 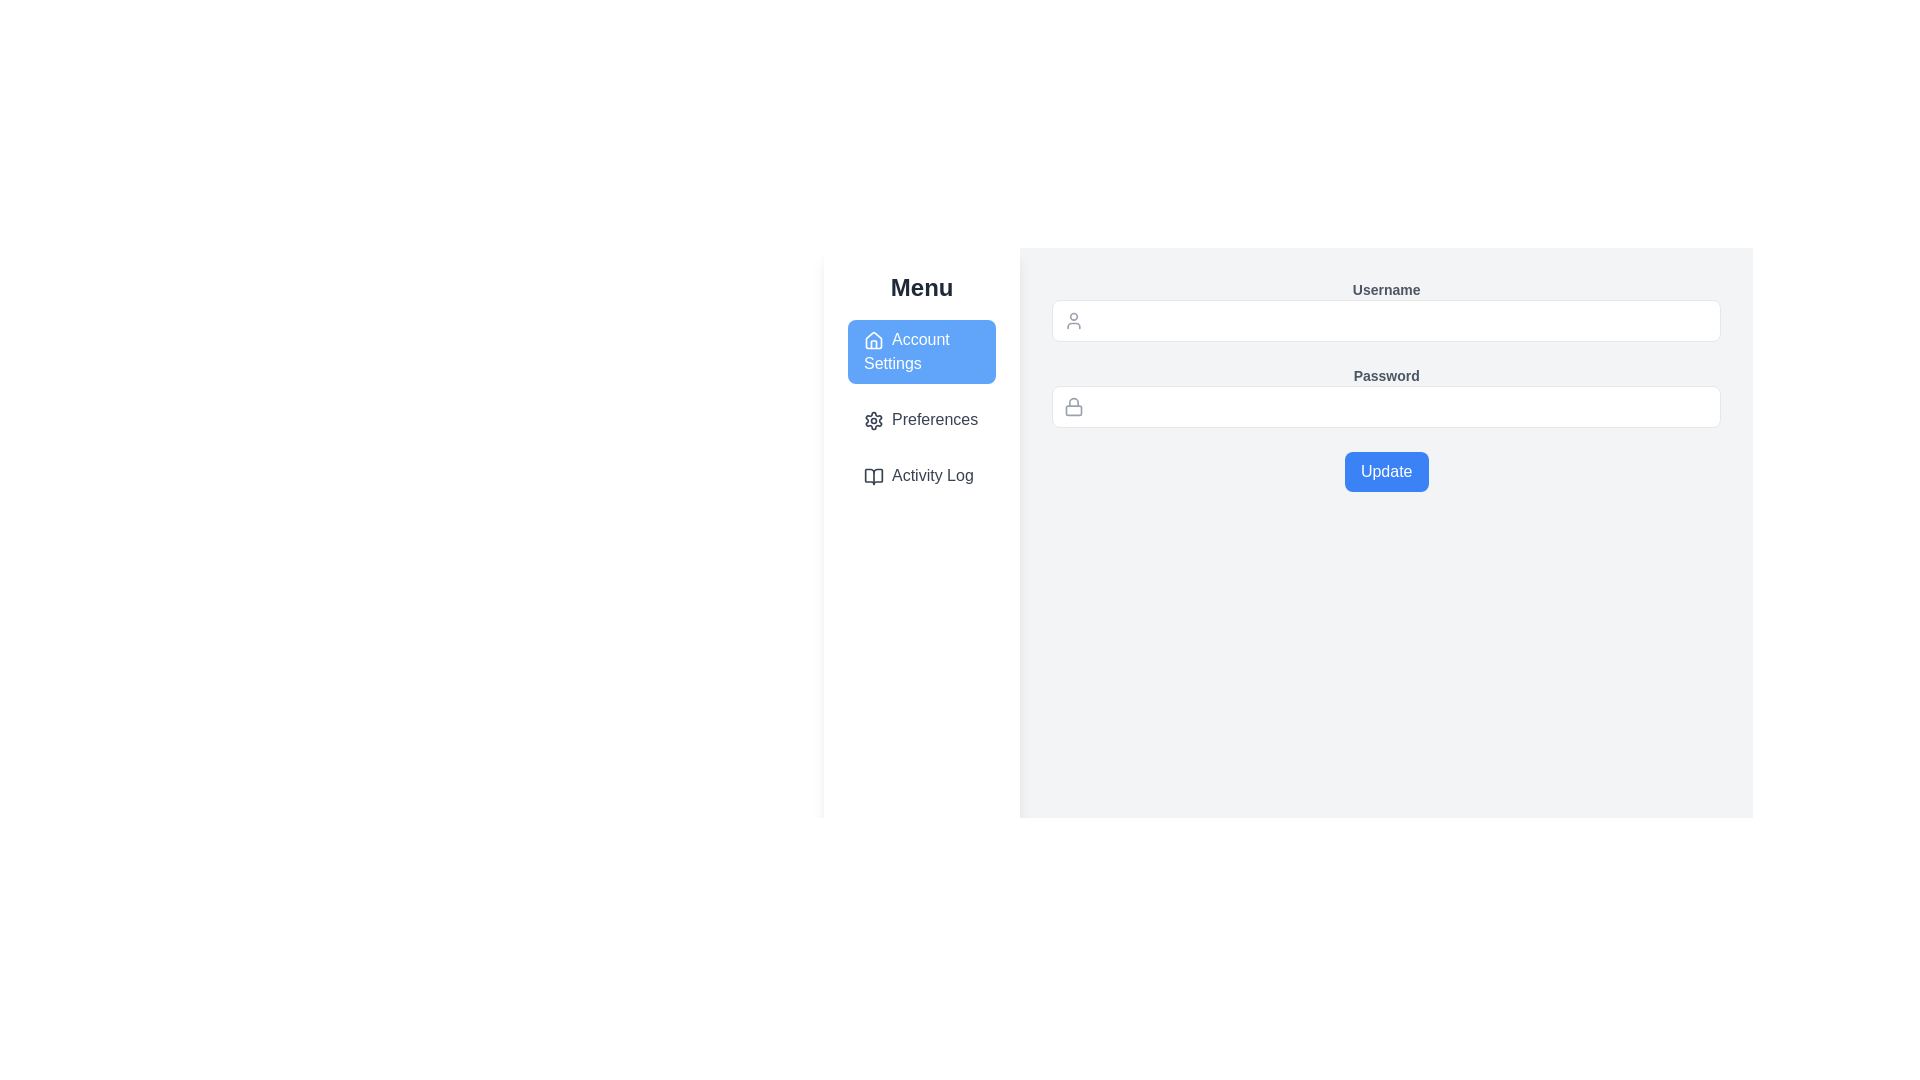 I want to click on the 'Preferences' item in the vertical navigation menu, so click(x=920, y=407).